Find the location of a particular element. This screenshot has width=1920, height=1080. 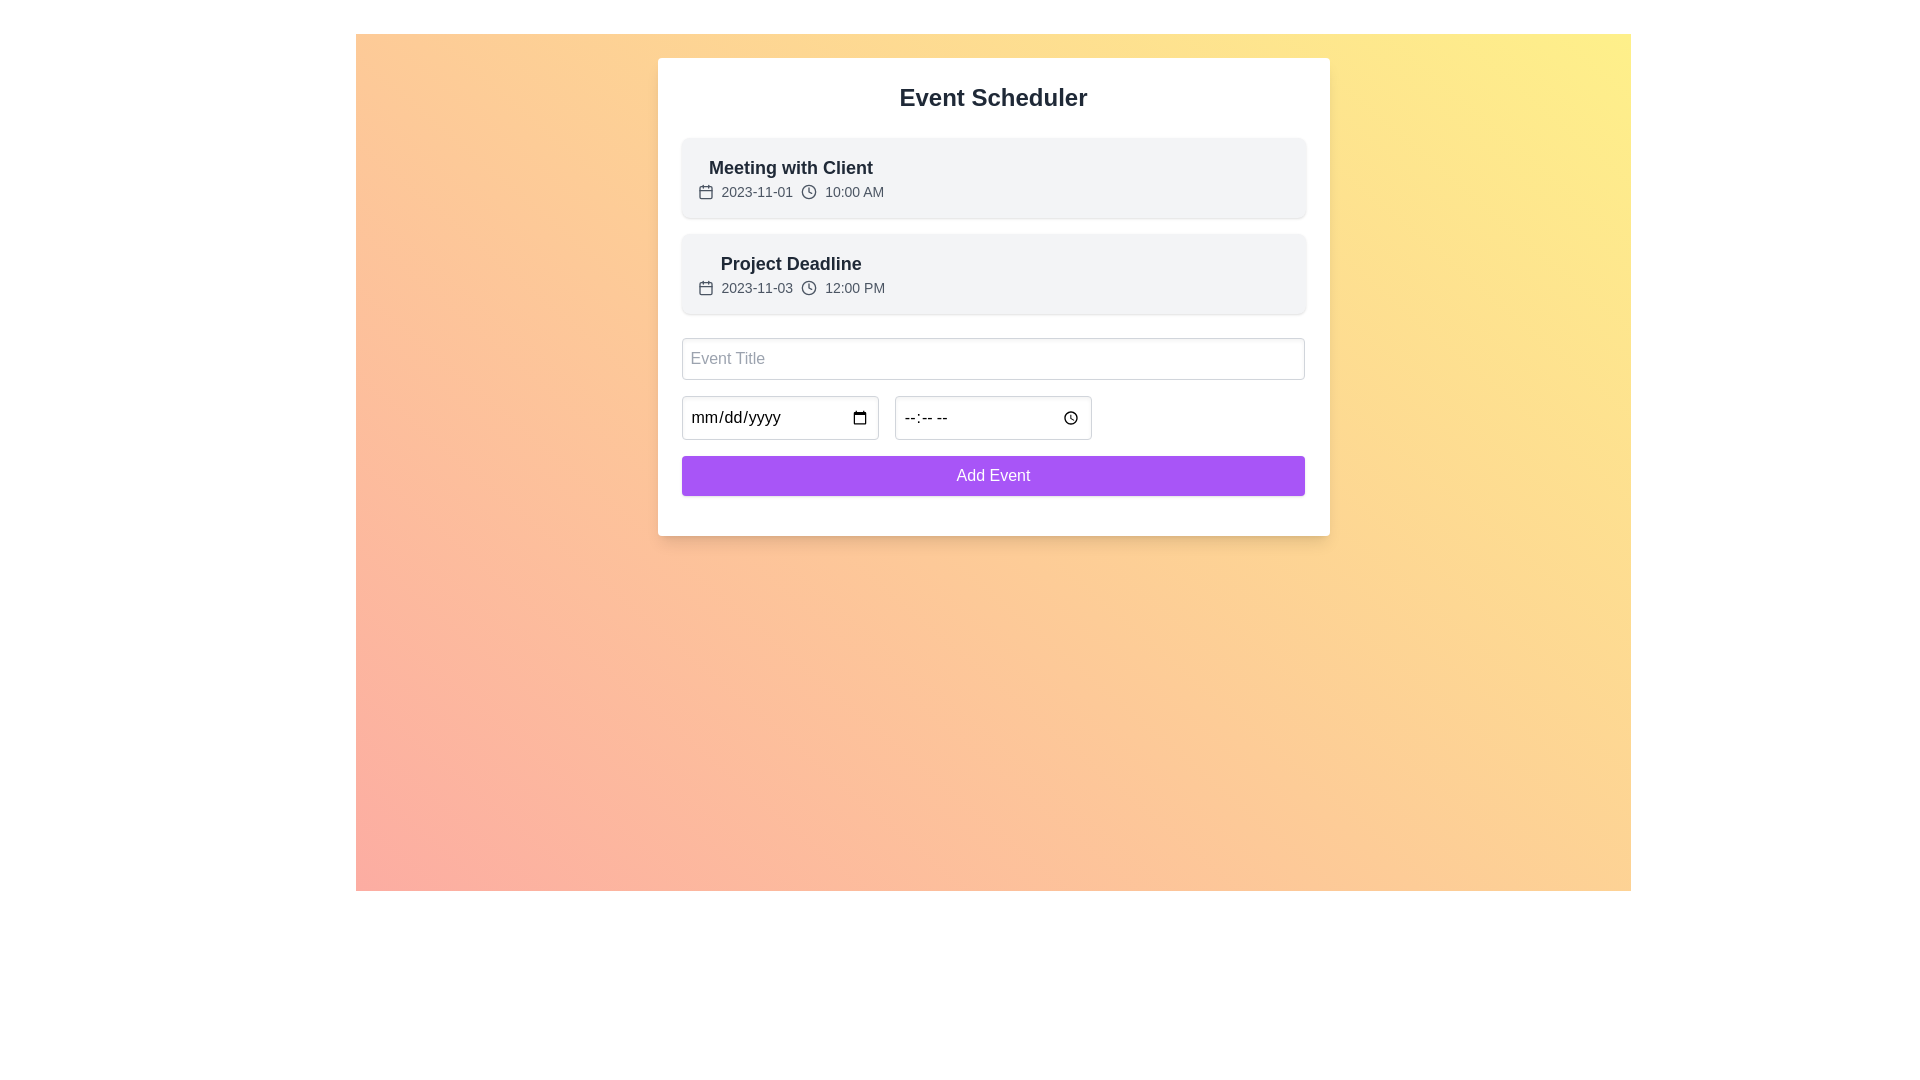

the calendar icon element, which is a square with slightly rounded corners and is located to the left of the text '2023-11-03' in the 'Project Deadline' entry within the 'Event Scheduler' card is located at coordinates (705, 288).